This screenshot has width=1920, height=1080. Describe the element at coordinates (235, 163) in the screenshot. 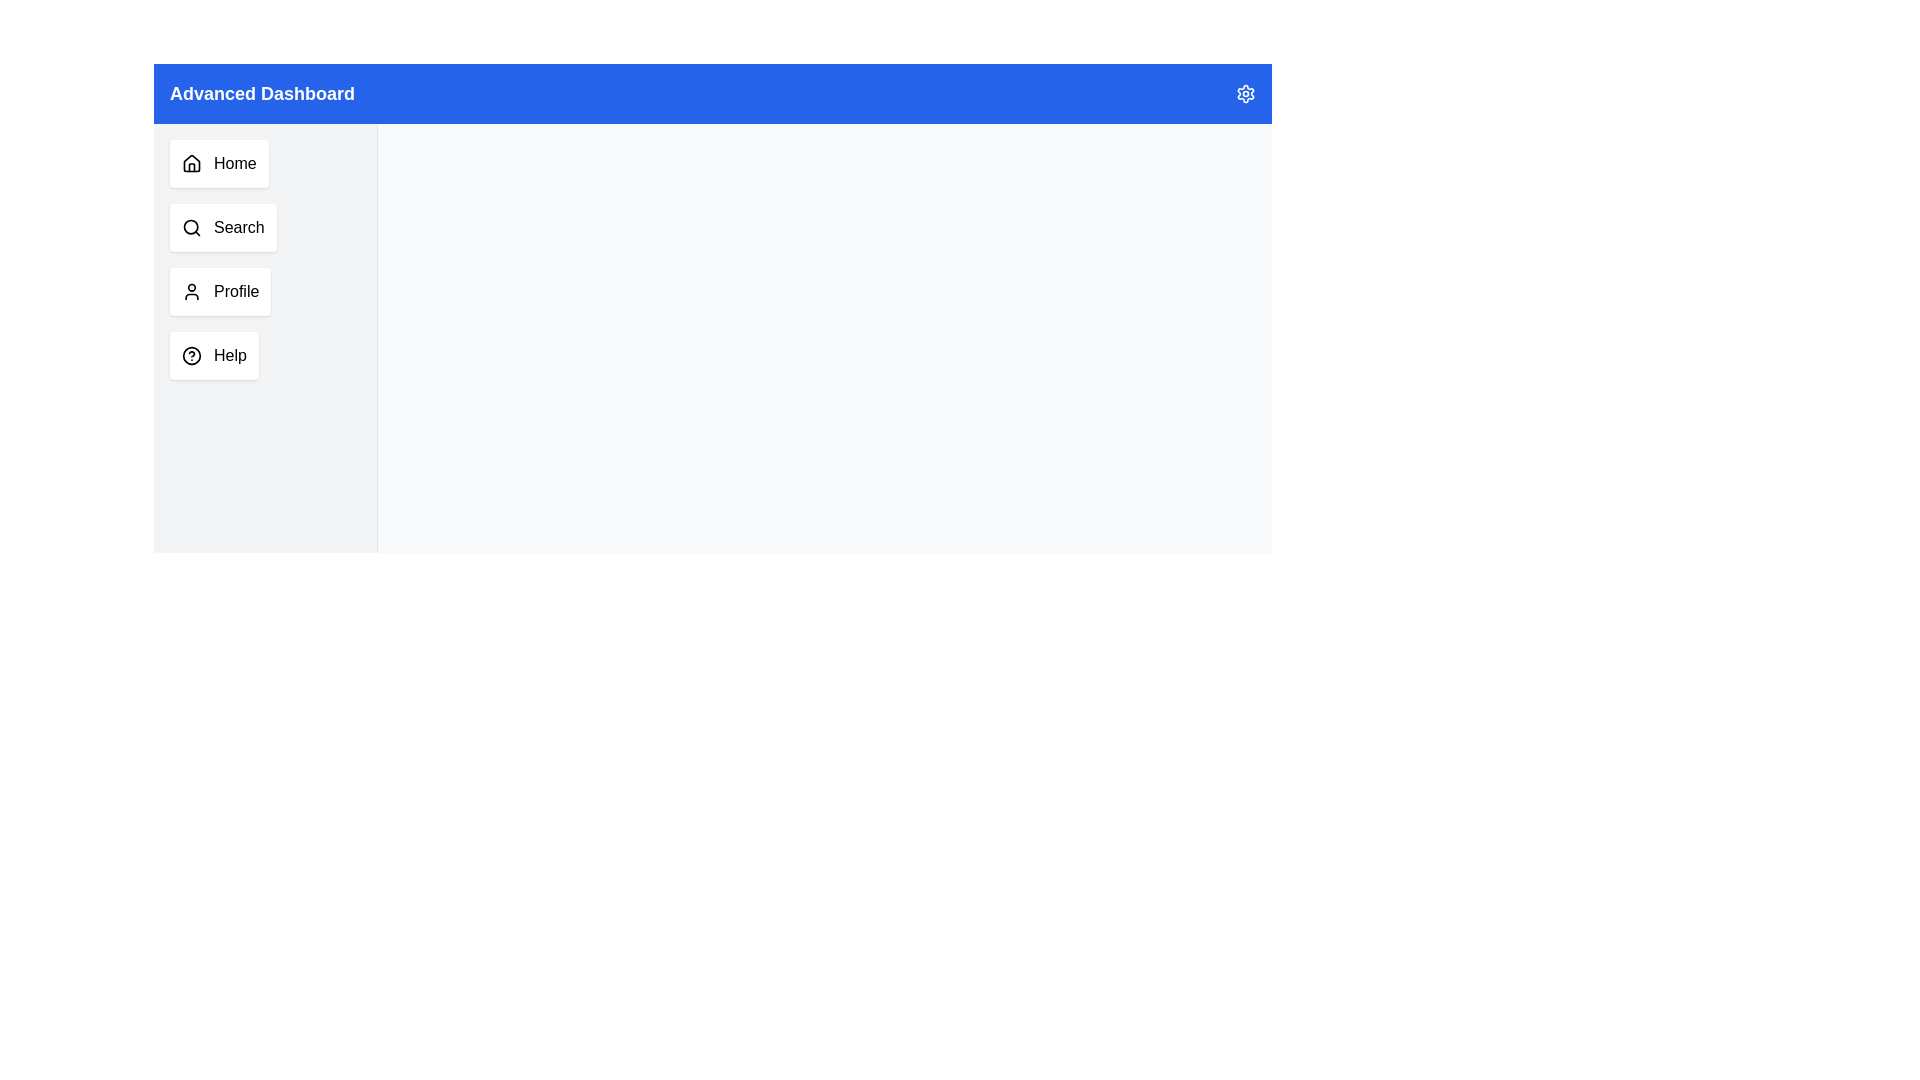

I see `the 'Home' text label located in the vertical menu on the left side of the interface, which is part of a button with a house icon` at that location.